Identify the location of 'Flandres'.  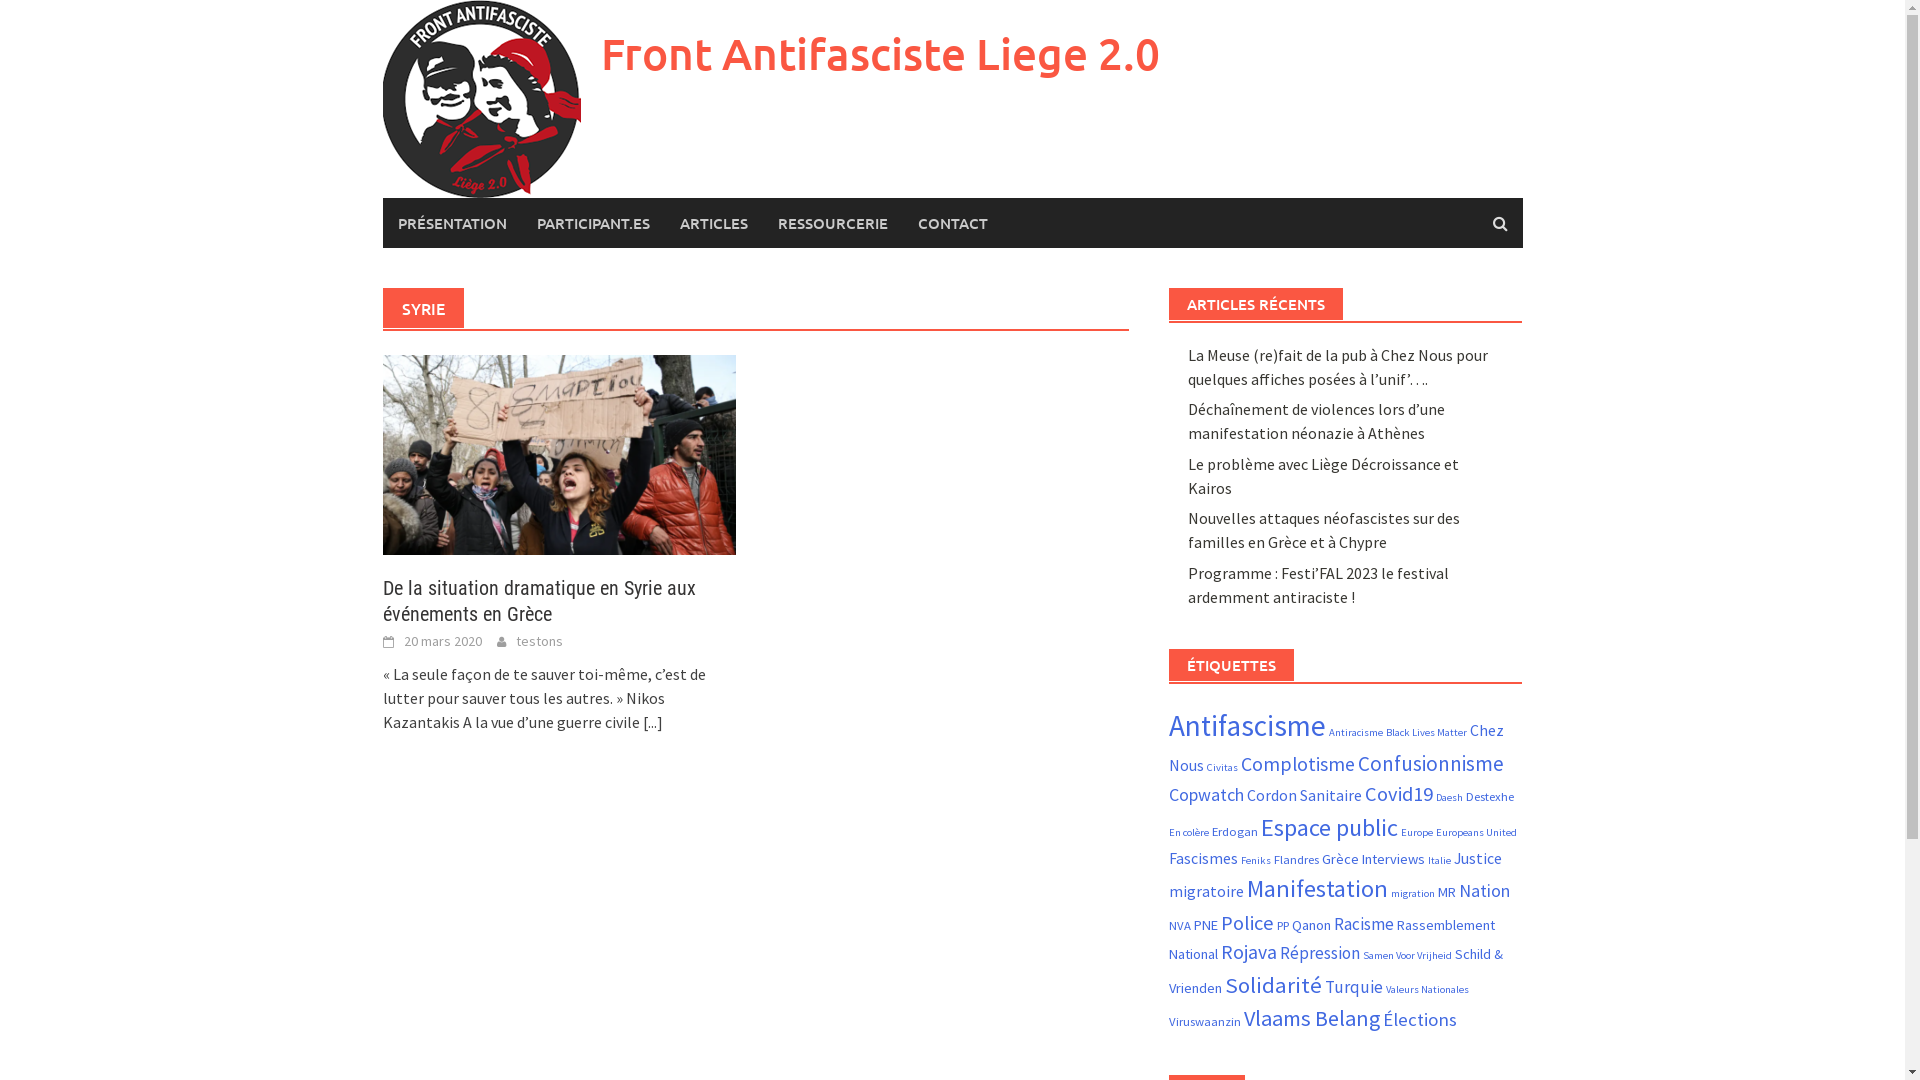
(1272, 858).